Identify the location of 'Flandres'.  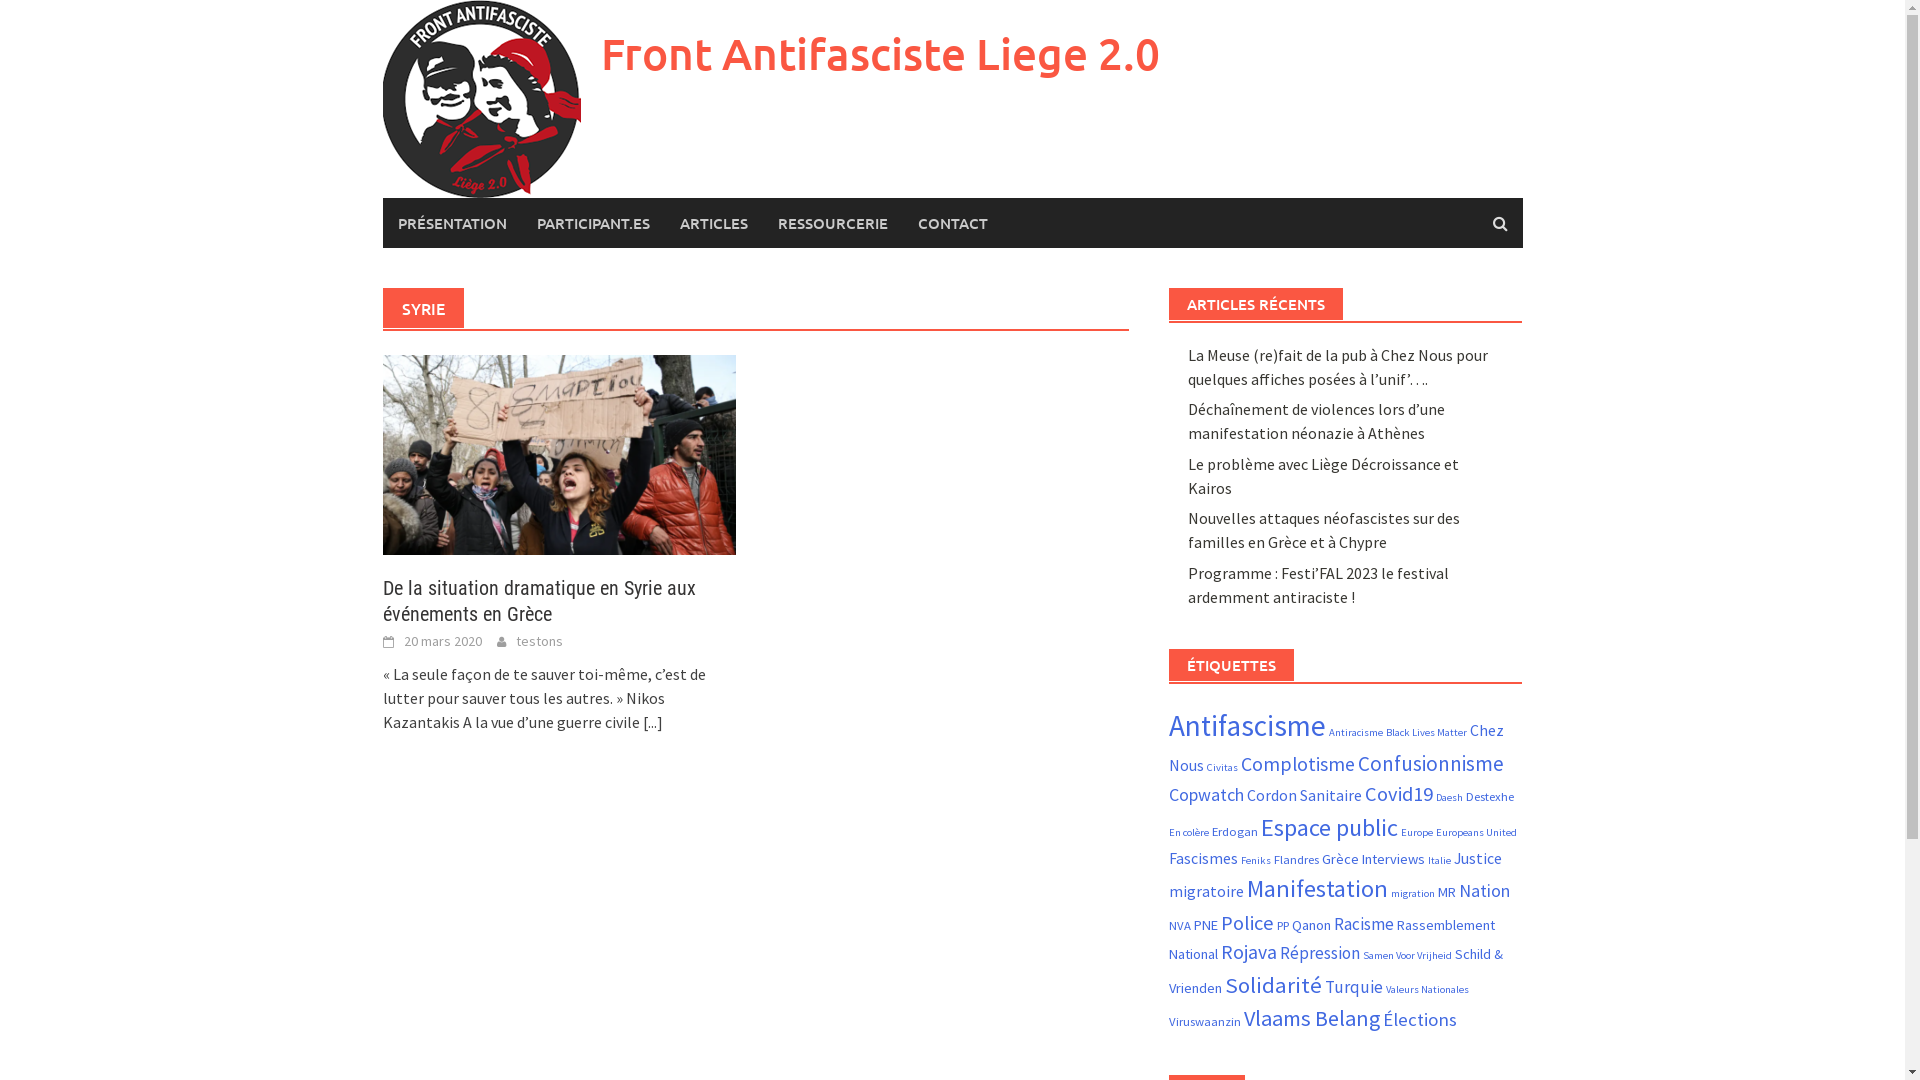
(1272, 858).